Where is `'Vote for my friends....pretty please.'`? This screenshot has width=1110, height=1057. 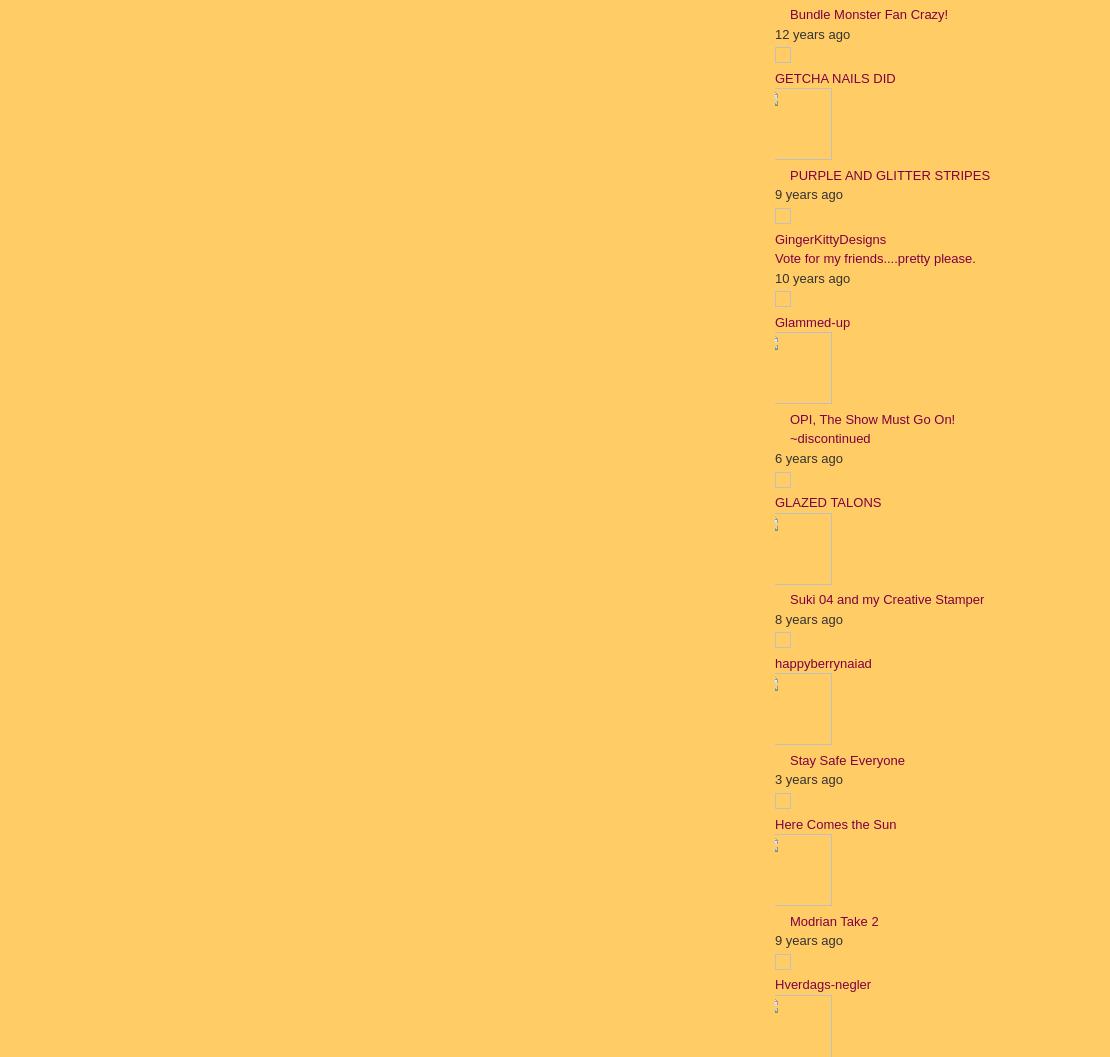 'Vote for my friends....pretty please.' is located at coordinates (874, 257).